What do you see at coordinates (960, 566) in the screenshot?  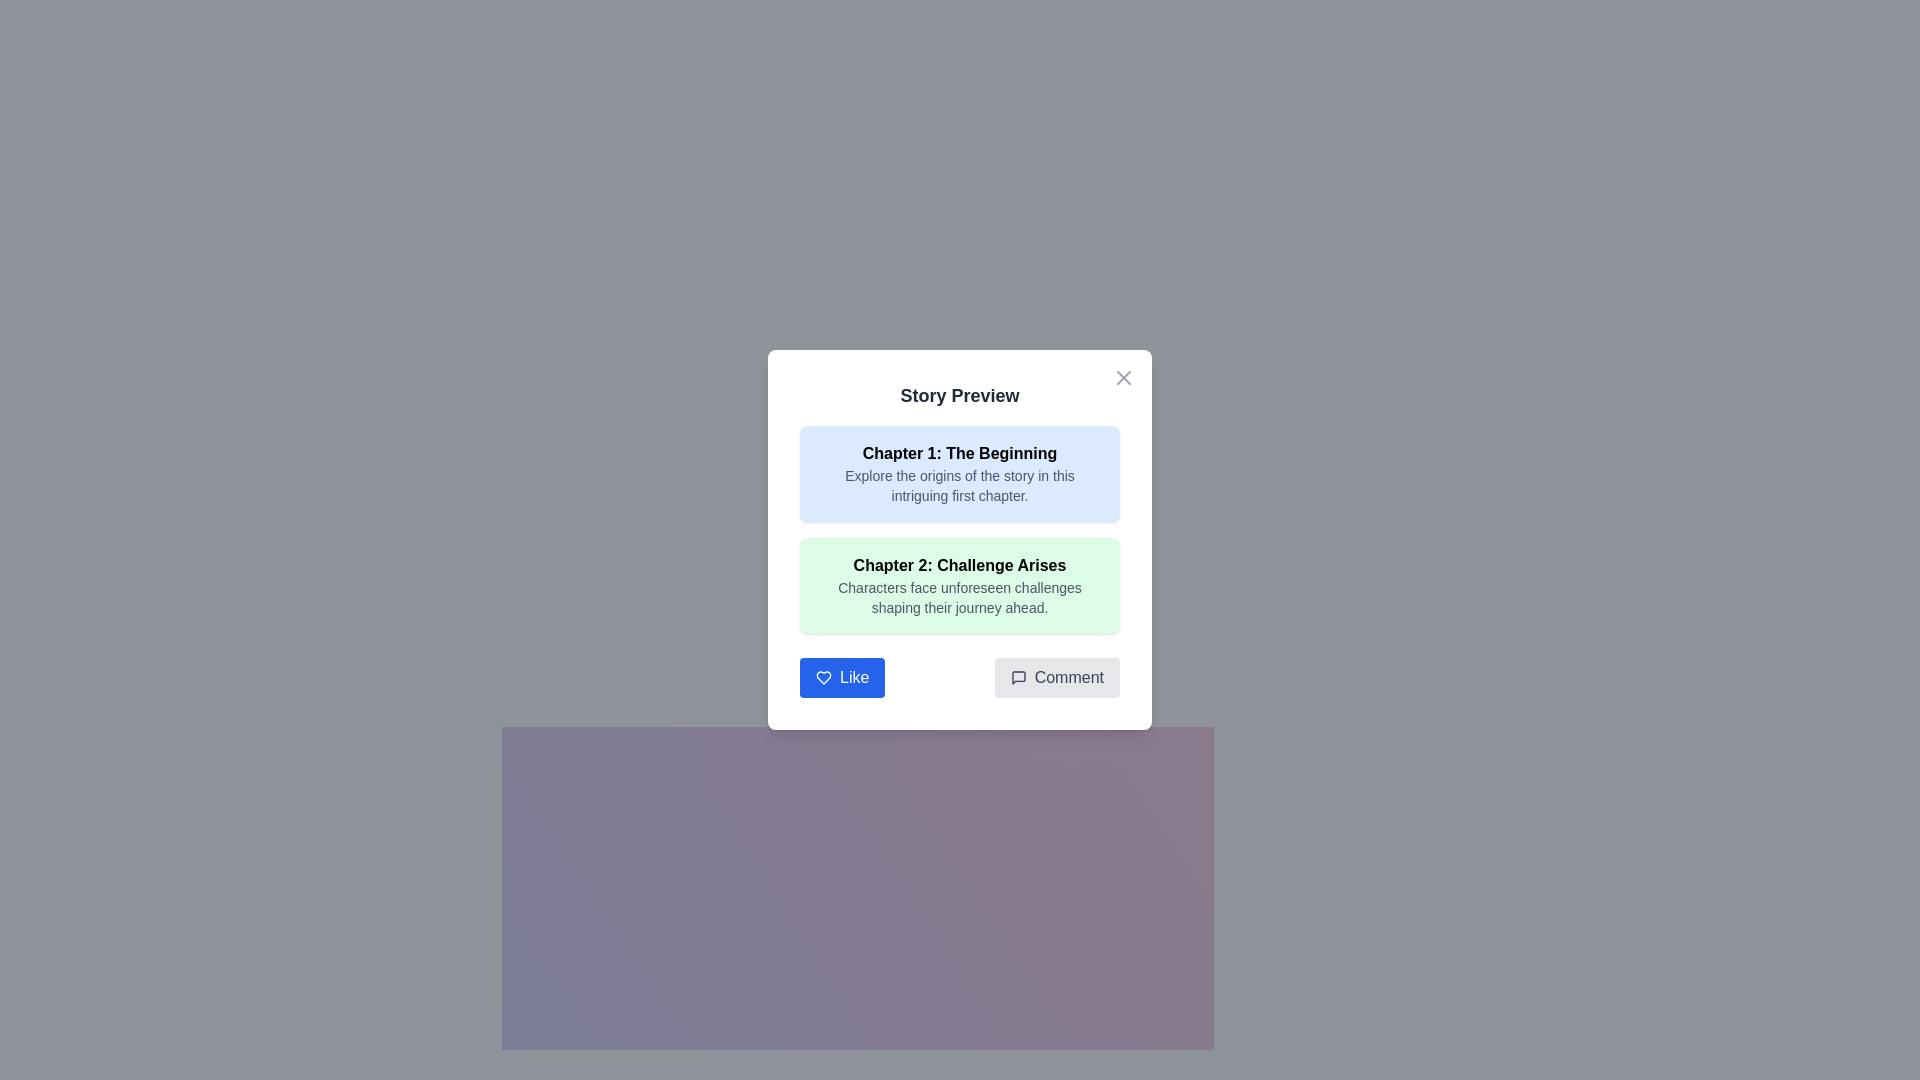 I see `the bold text label displaying the title of the second chapter in the 'Story Preview' modal, located at the top of the green-highlighted box` at bounding box center [960, 566].